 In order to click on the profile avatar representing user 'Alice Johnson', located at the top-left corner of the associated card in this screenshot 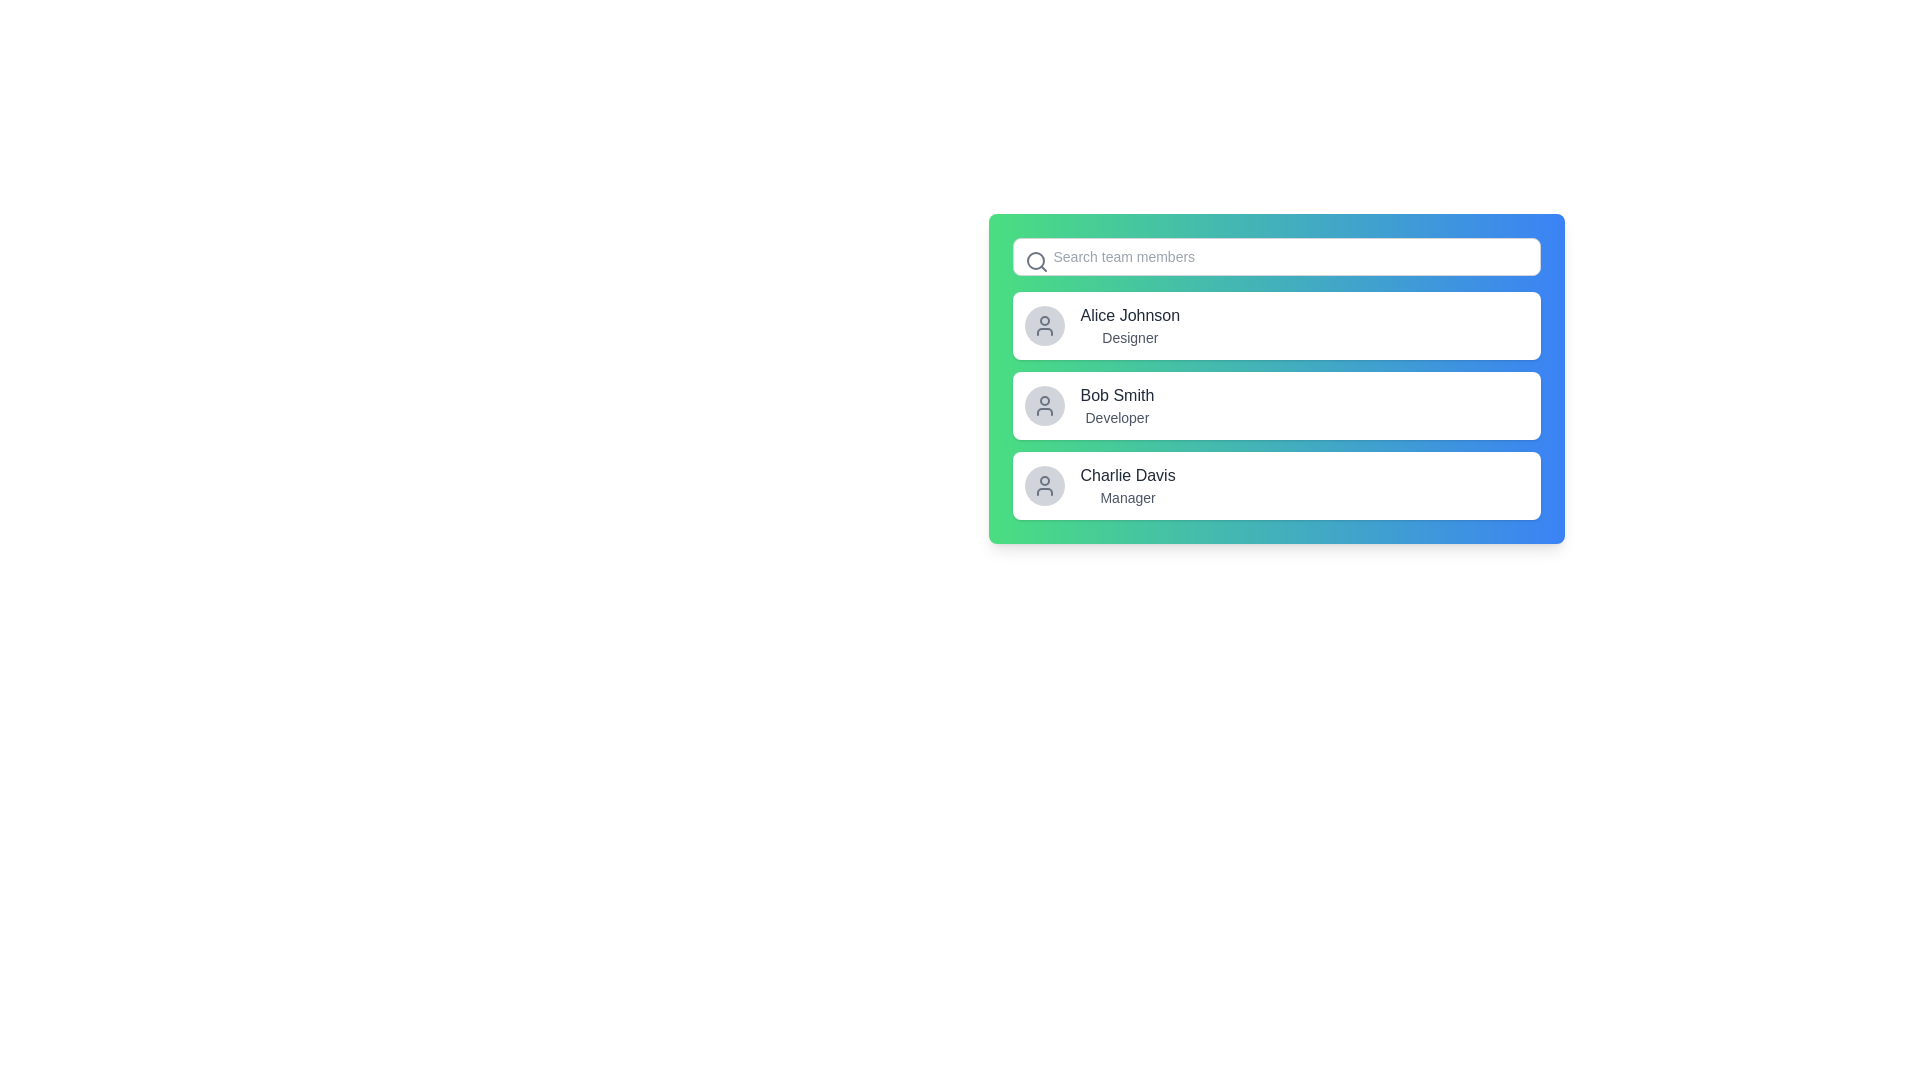, I will do `click(1043, 325)`.